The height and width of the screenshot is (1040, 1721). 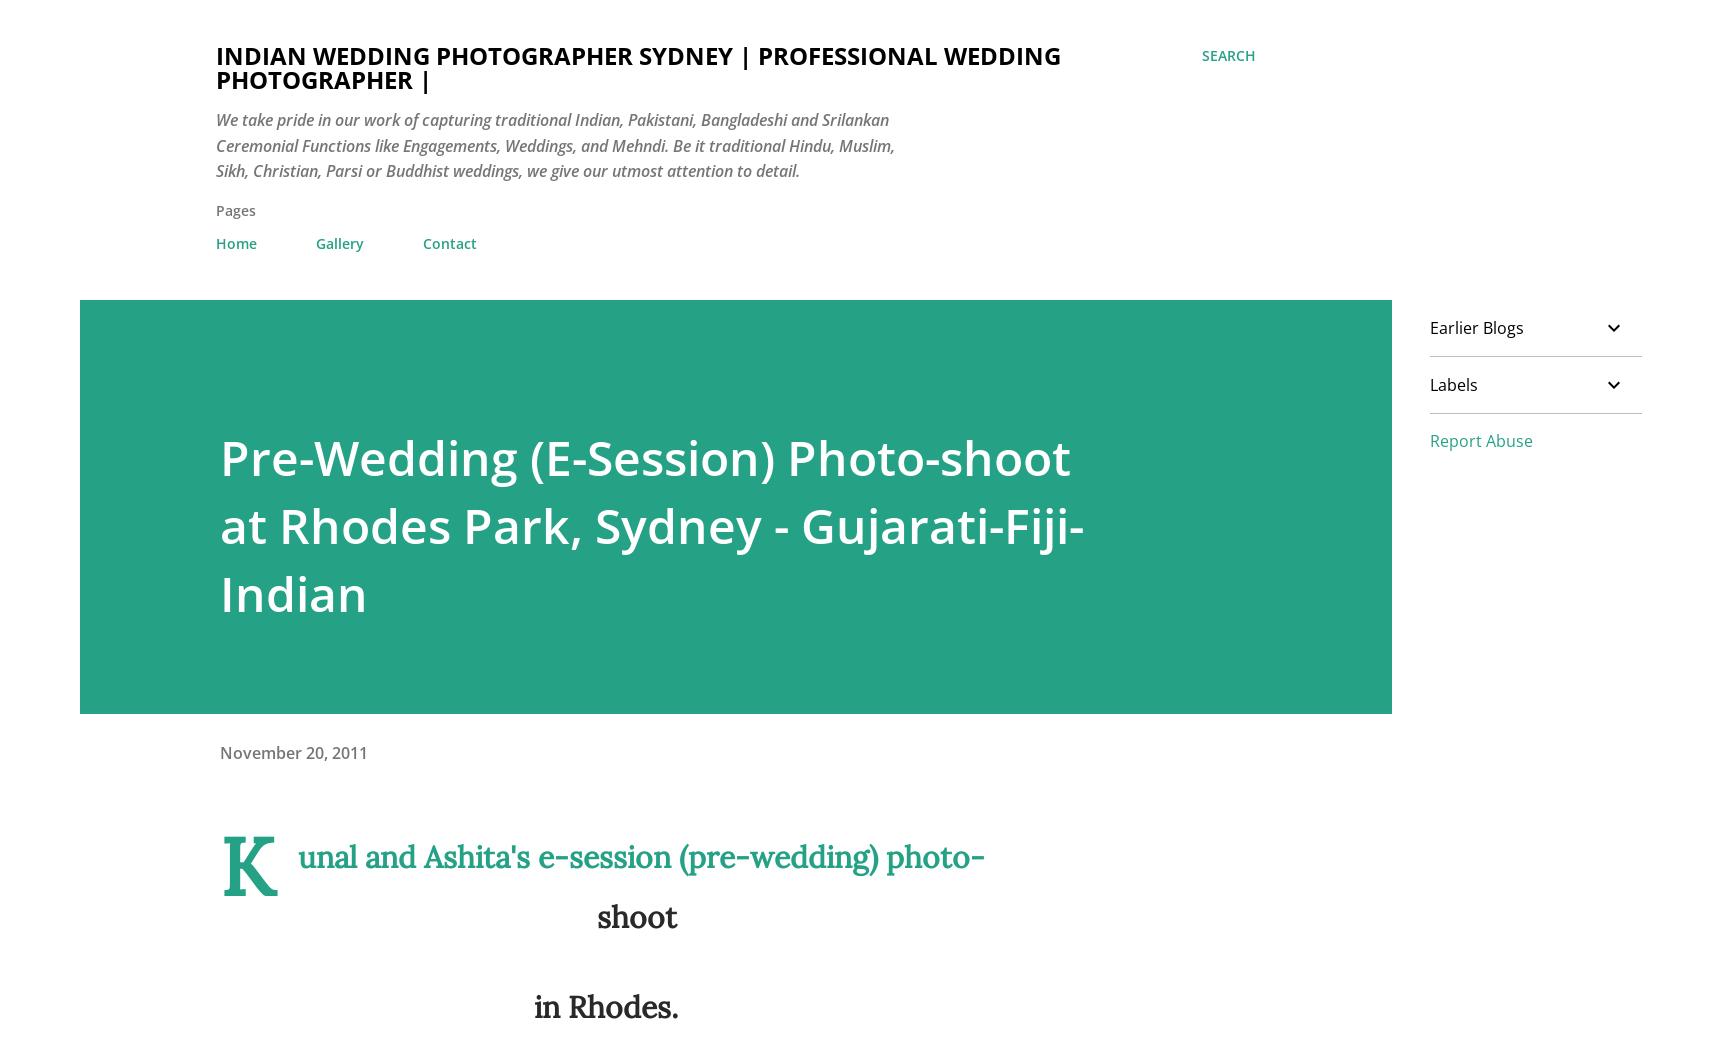 I want to click on 'Fiji', so click(x=1099, y=982).